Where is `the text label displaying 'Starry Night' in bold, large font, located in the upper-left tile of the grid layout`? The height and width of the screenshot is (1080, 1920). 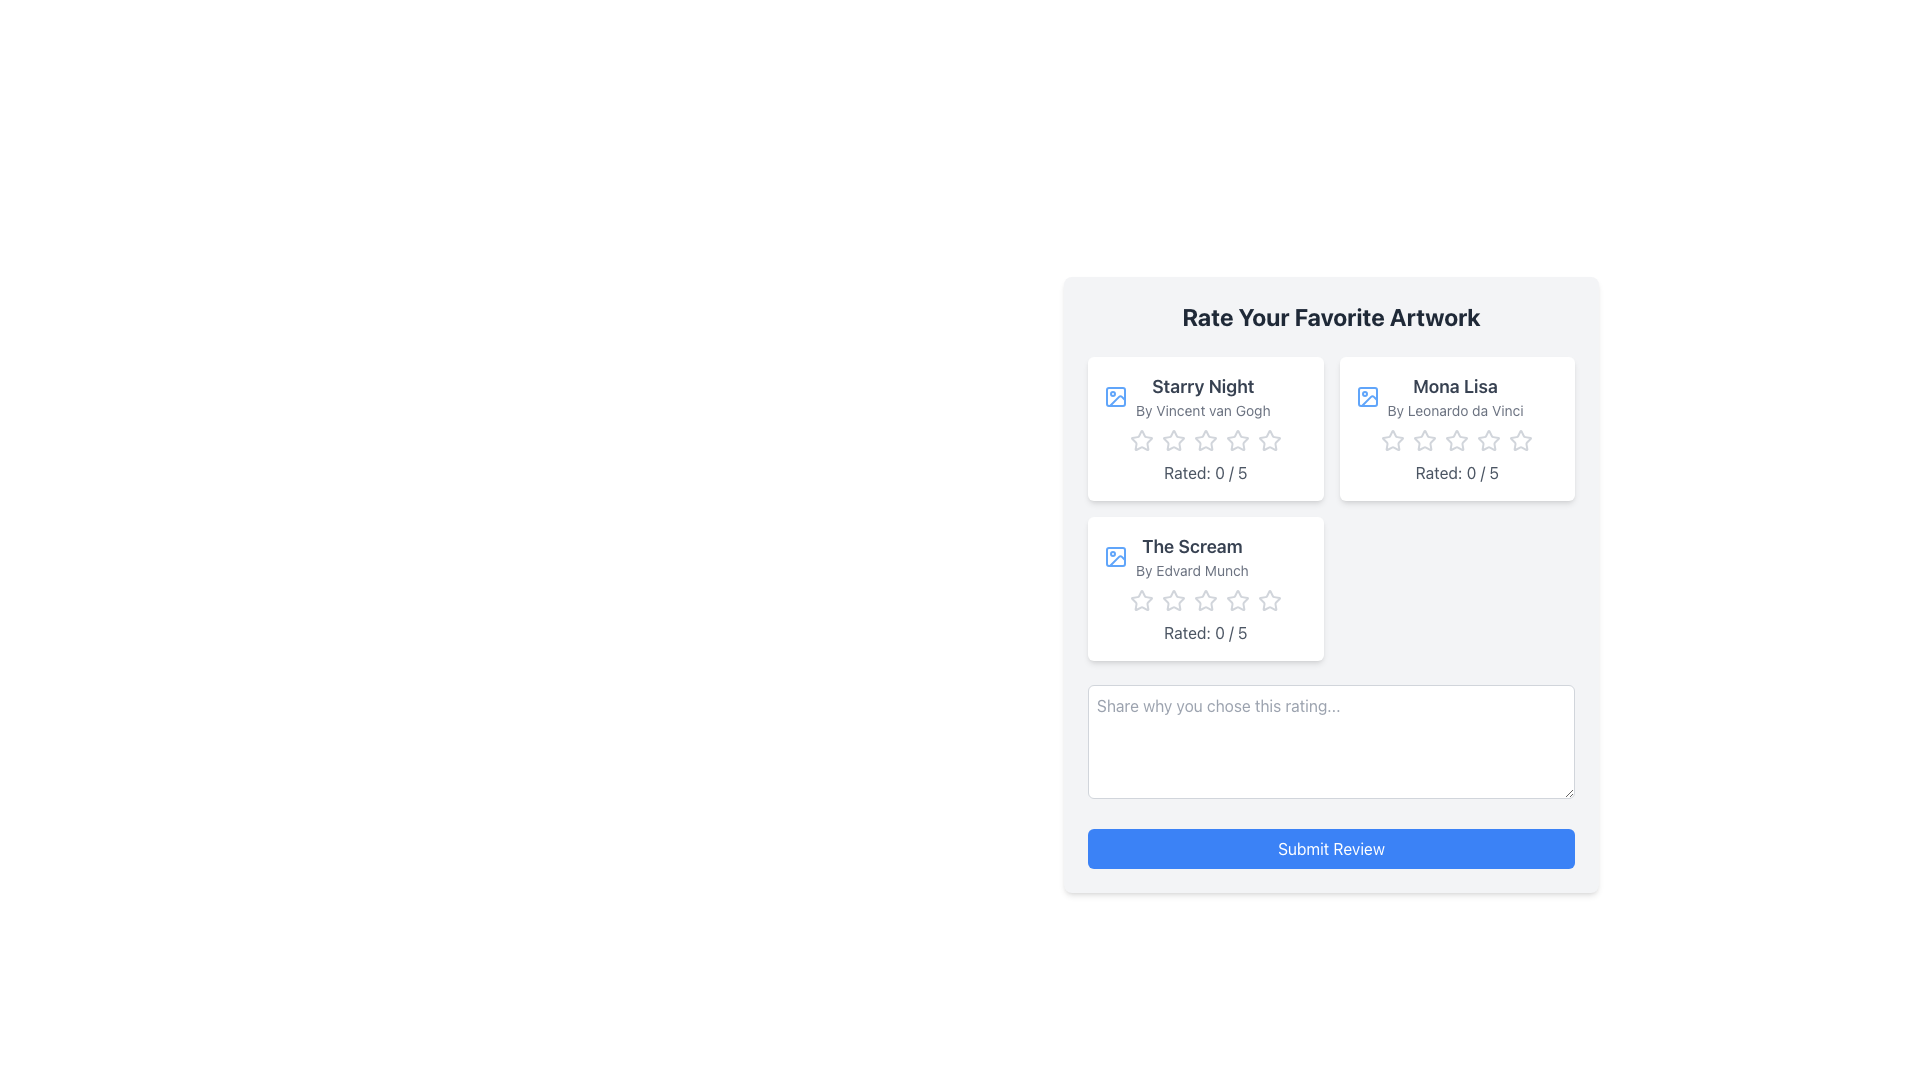
the text label displaying 'Starry Night' in bold, large font, located in the upper-left tile of the grid layout is located at coordinates (1202, 386).